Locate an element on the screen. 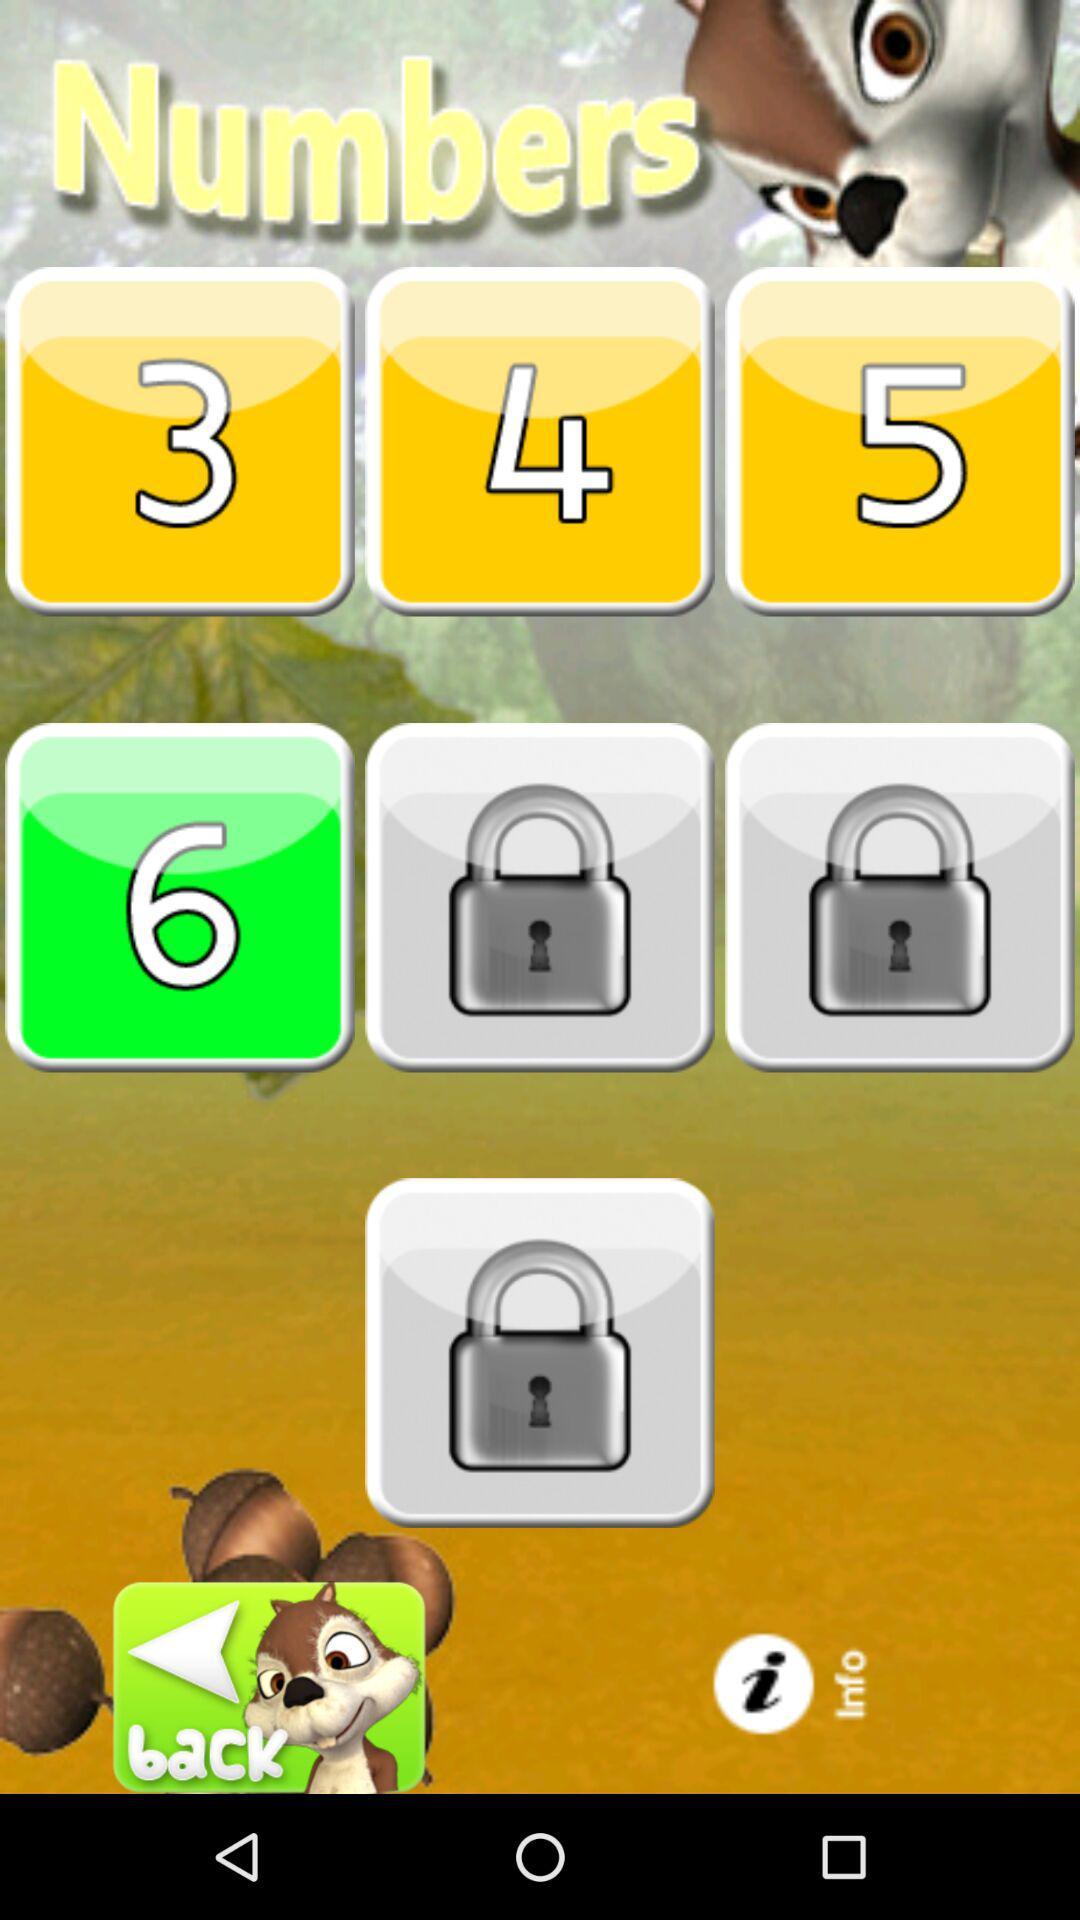 The width and height of the screenshot is (1080, 1920). back is located at coordinates (270, 1686).